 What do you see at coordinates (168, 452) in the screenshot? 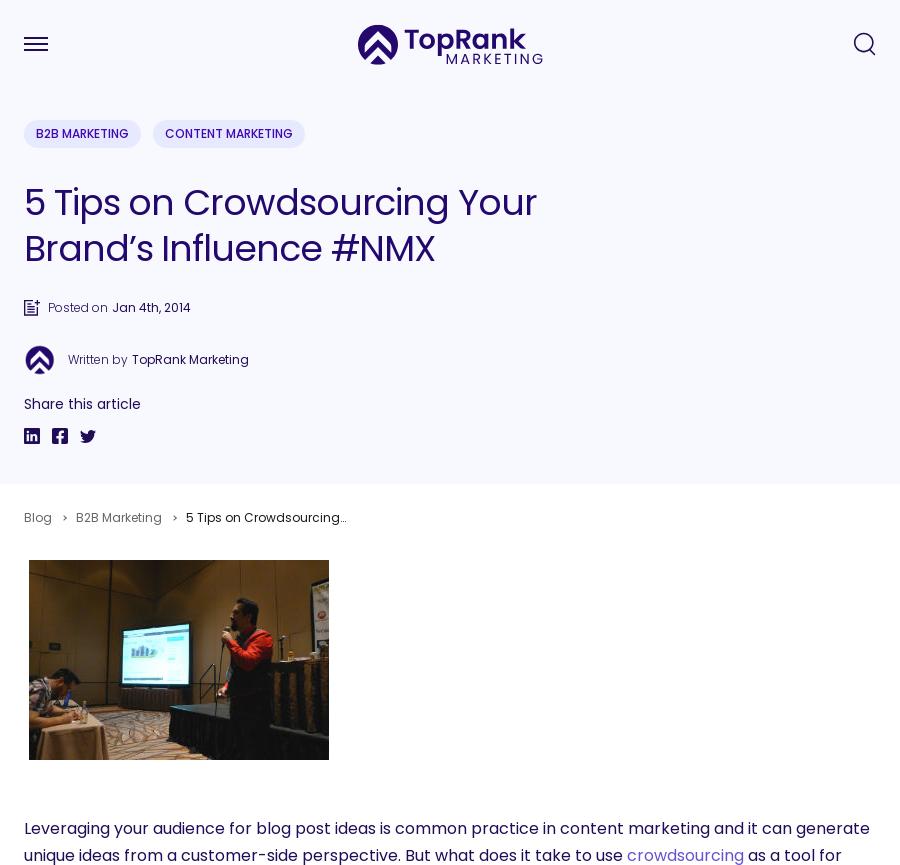
I see `'Search'` at bounding box center [168, 452].